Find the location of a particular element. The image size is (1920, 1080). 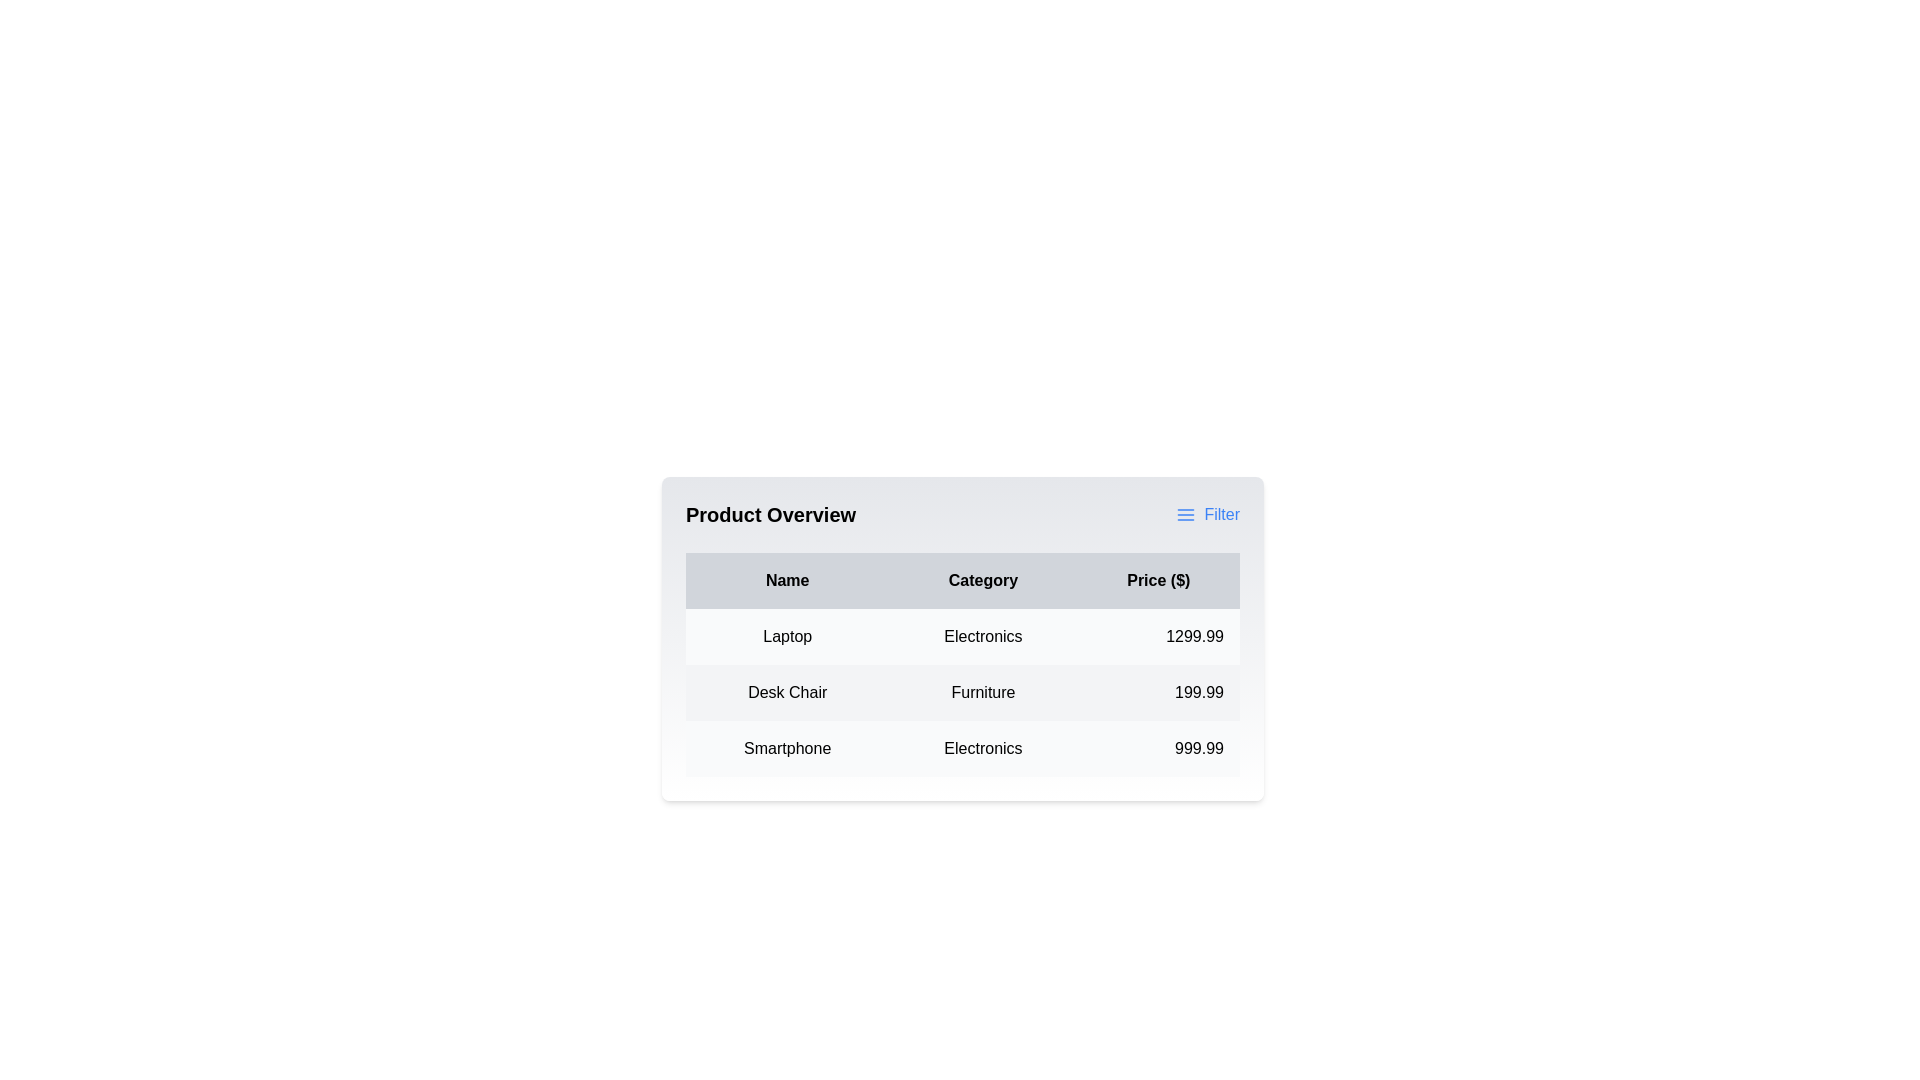

text element displaying 'Electronics' in the 'Category' column of the third row in the 'Product Overview' table is located at coordinates (983, 748).